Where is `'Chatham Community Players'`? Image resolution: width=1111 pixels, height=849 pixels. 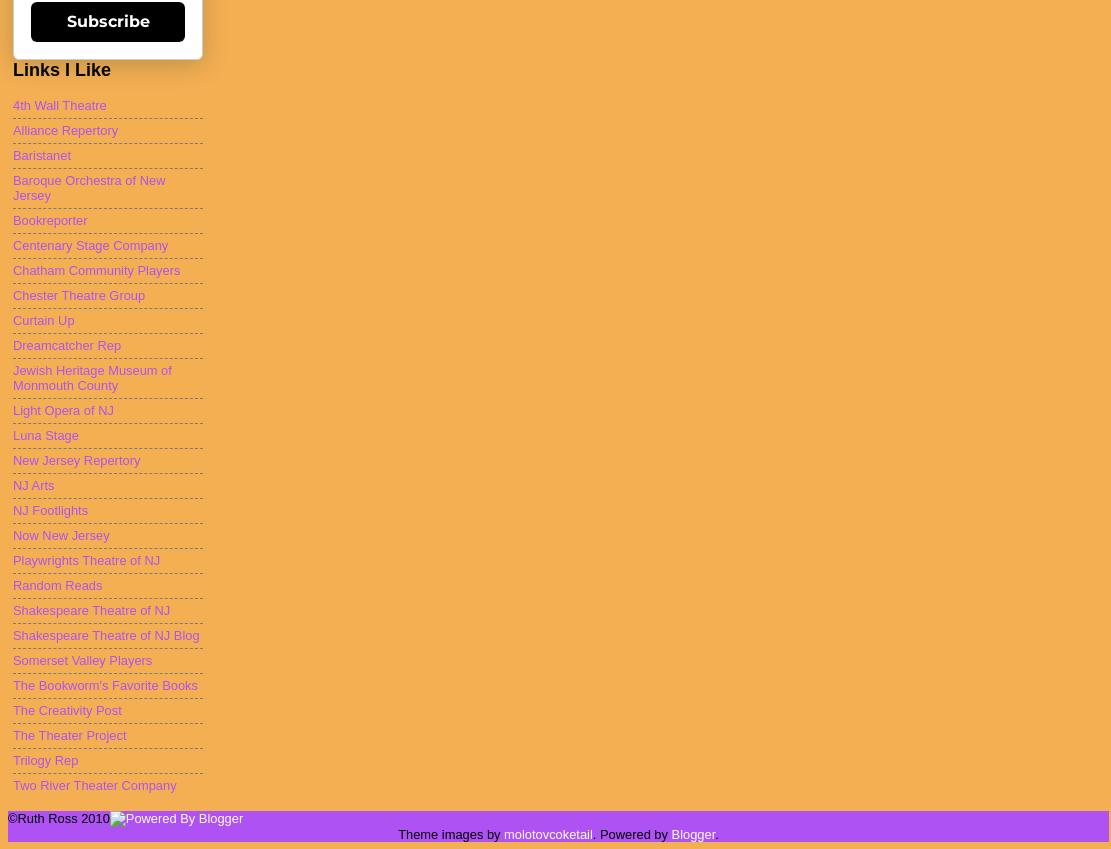 'Chatham Community Players' is located at coordinates (12, 270).